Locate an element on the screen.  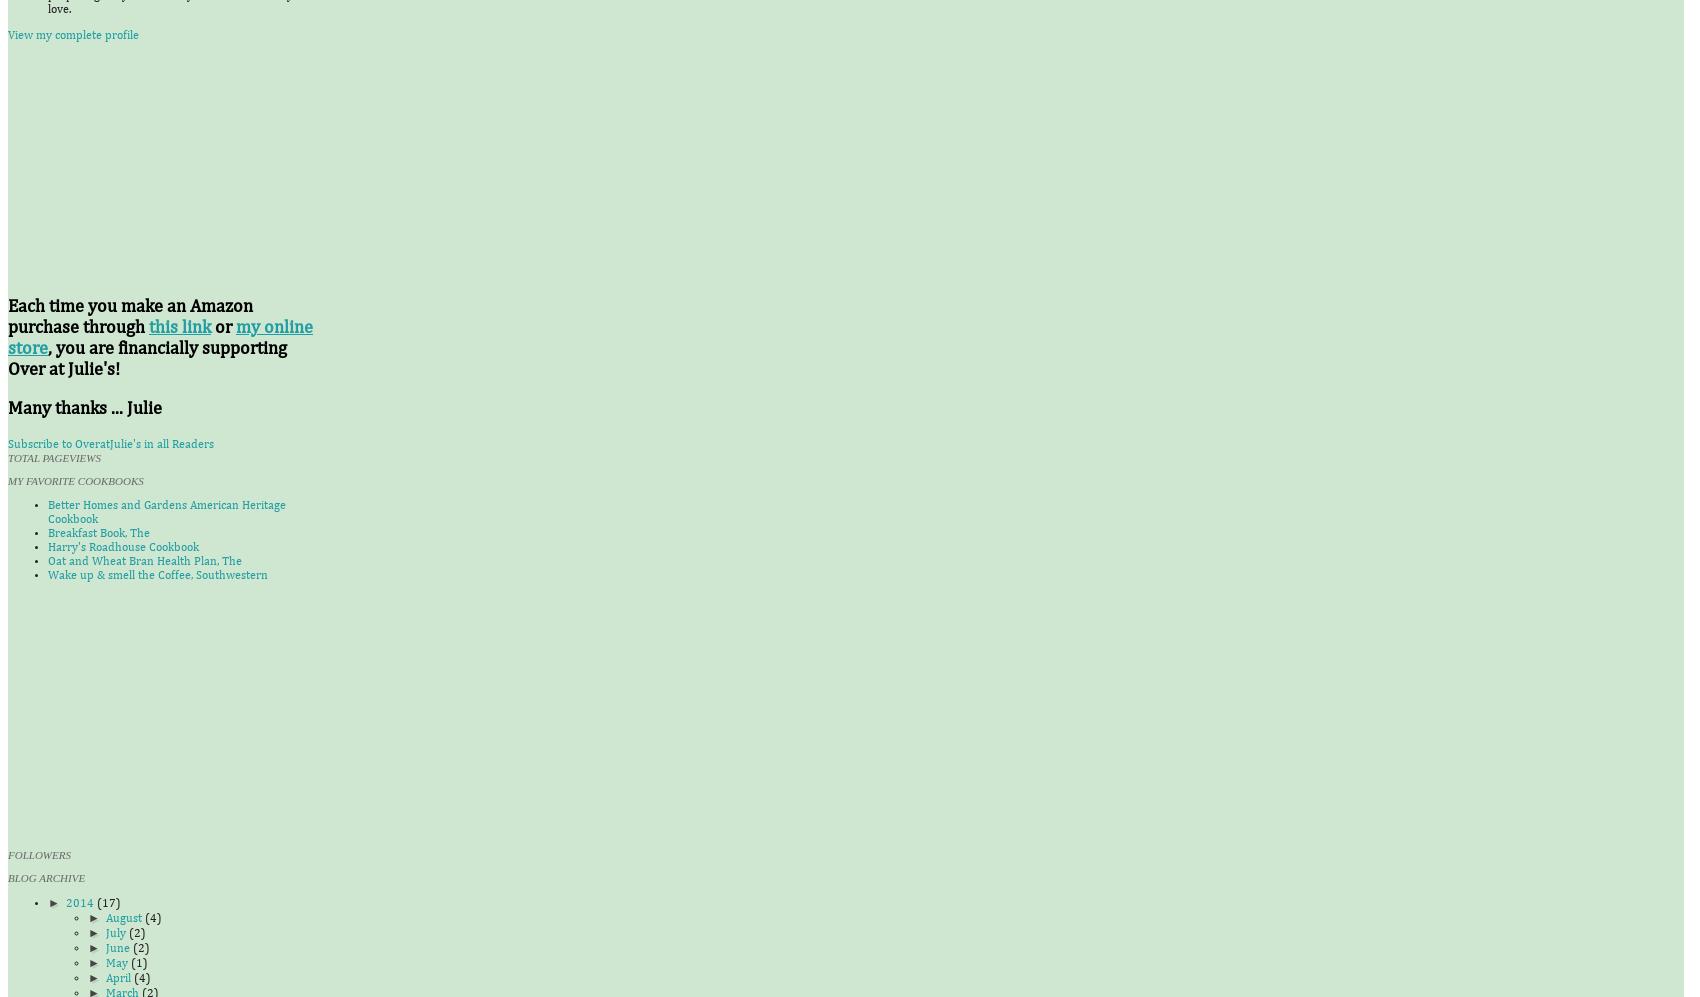
'Total Pageviews' is located at coordinates (54, 458).